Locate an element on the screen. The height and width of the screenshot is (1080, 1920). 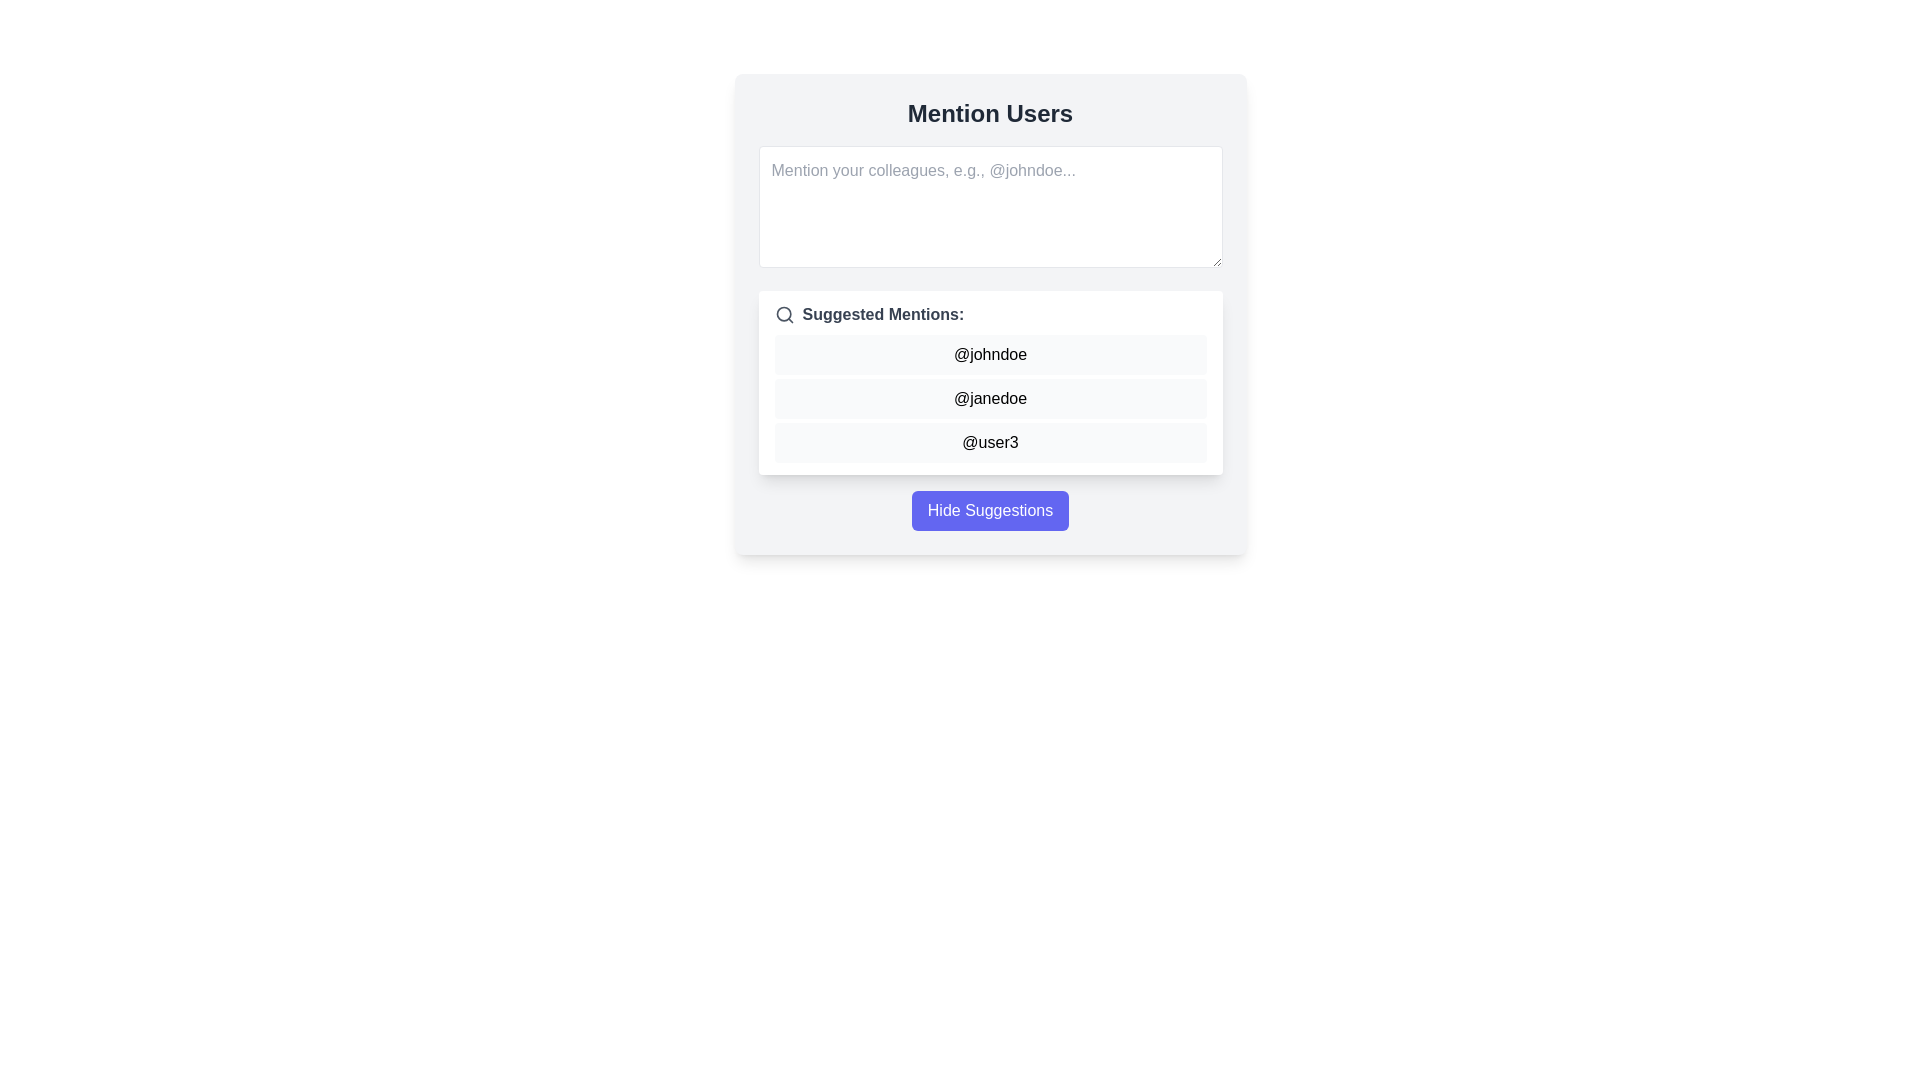
the button with a purple background and white text labeled 'Hide Suggestions' to hide suggestions is located at coordinates (990, 509).